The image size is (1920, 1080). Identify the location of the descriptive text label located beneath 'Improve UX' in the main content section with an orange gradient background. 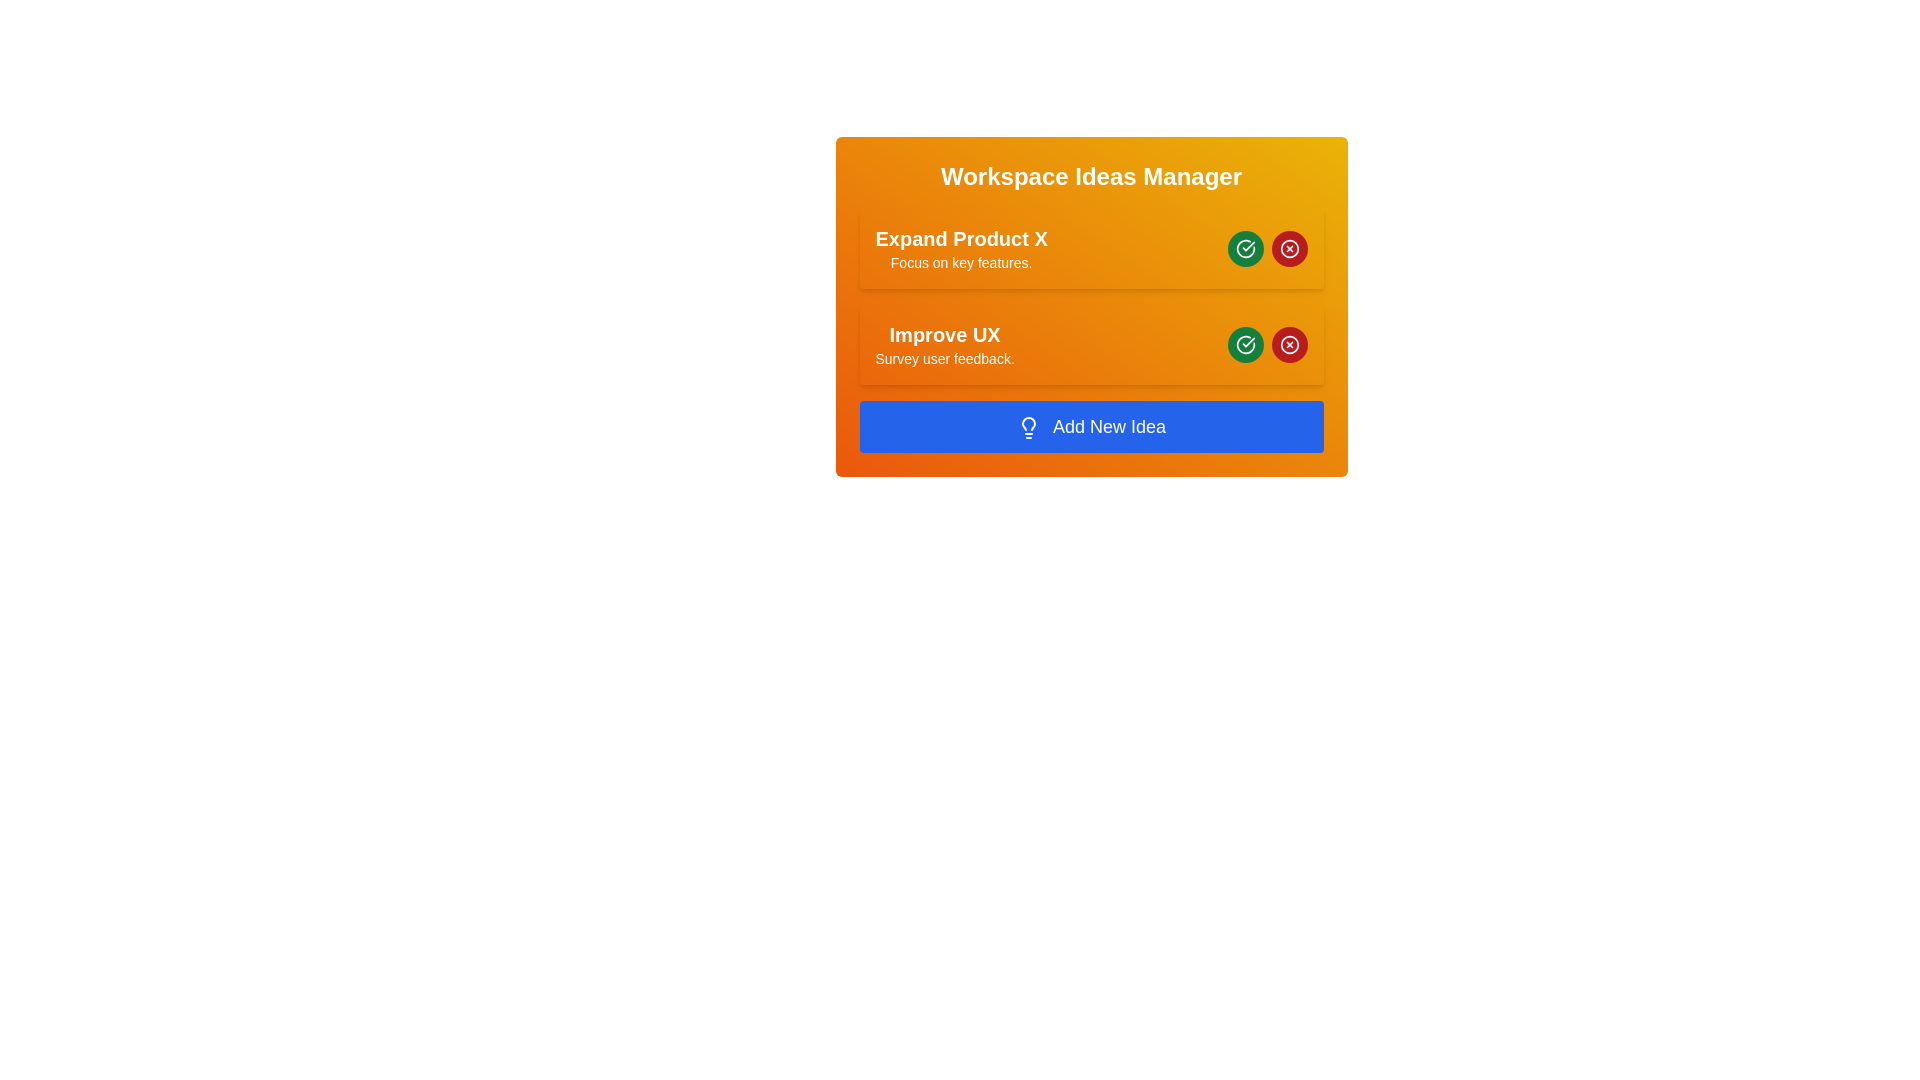
(944, 357).